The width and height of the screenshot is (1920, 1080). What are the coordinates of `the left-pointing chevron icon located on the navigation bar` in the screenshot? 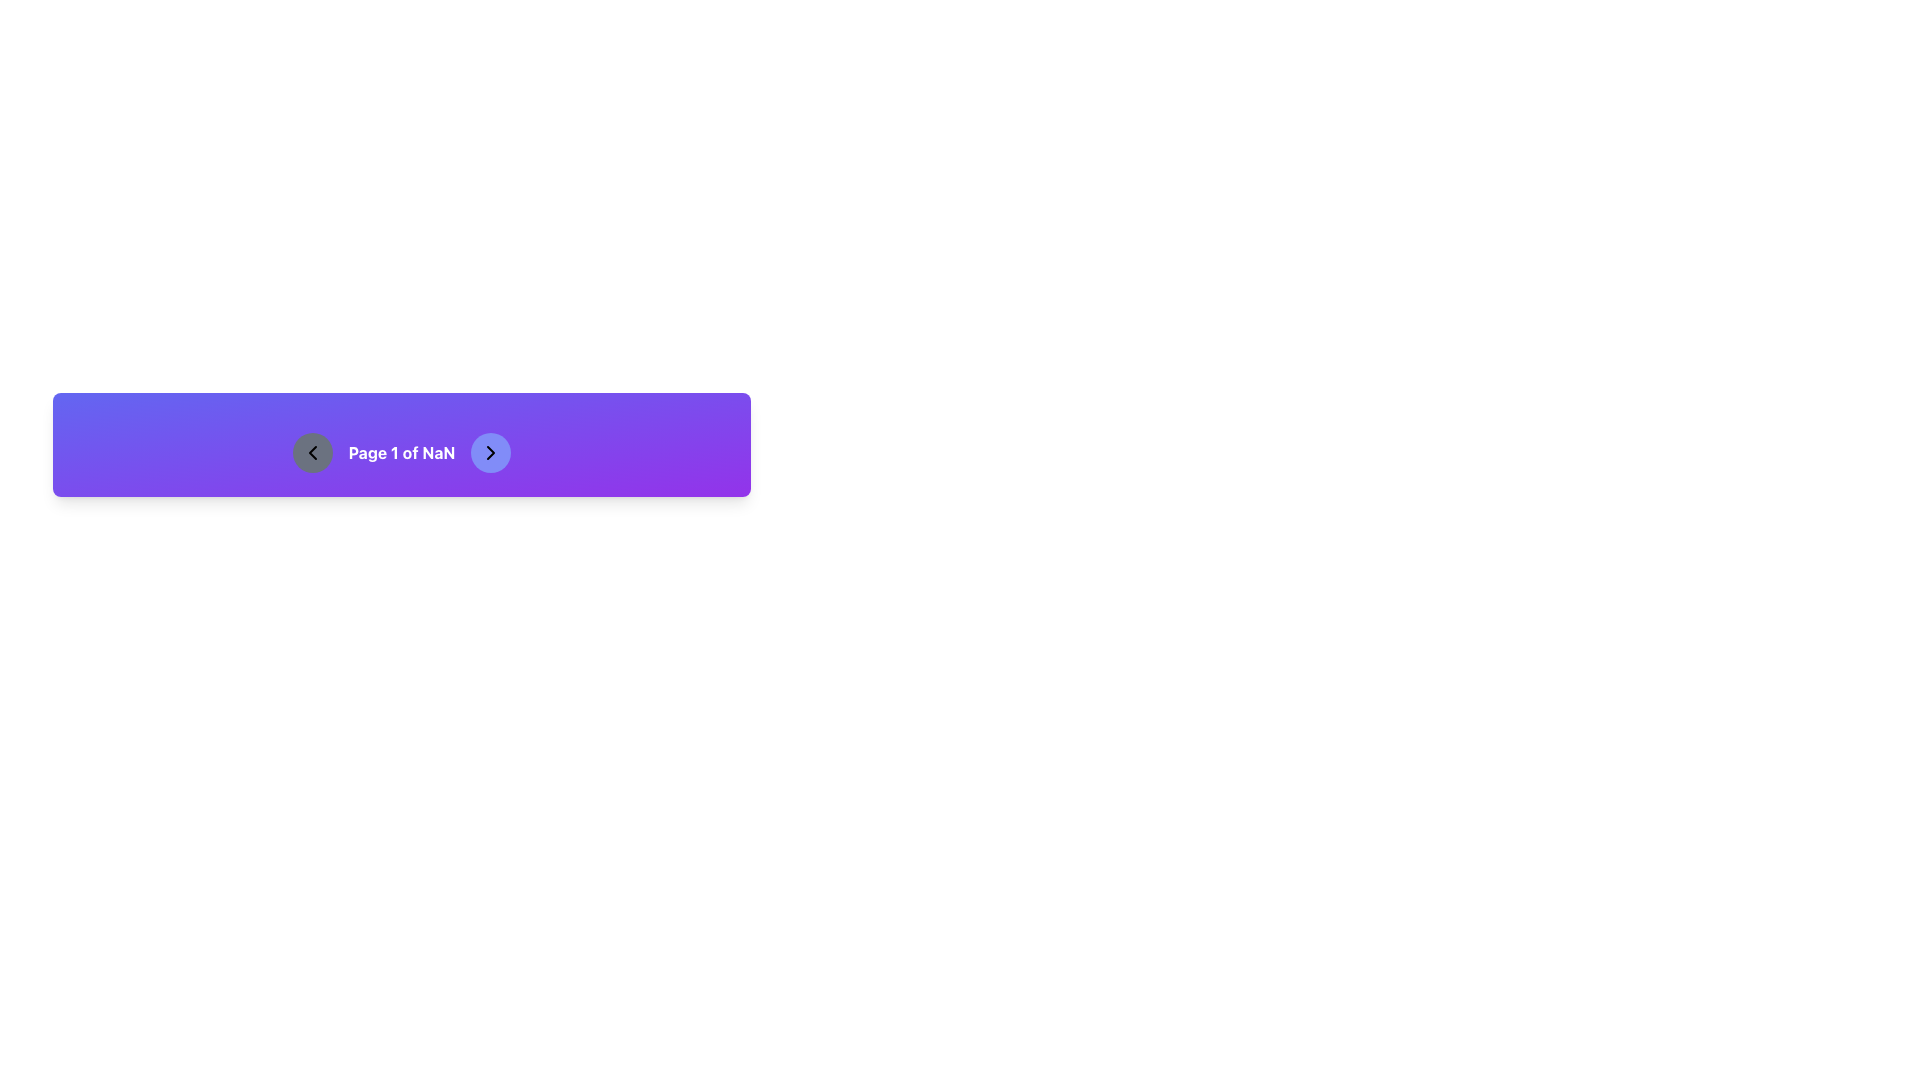 It's located at (311, 452).